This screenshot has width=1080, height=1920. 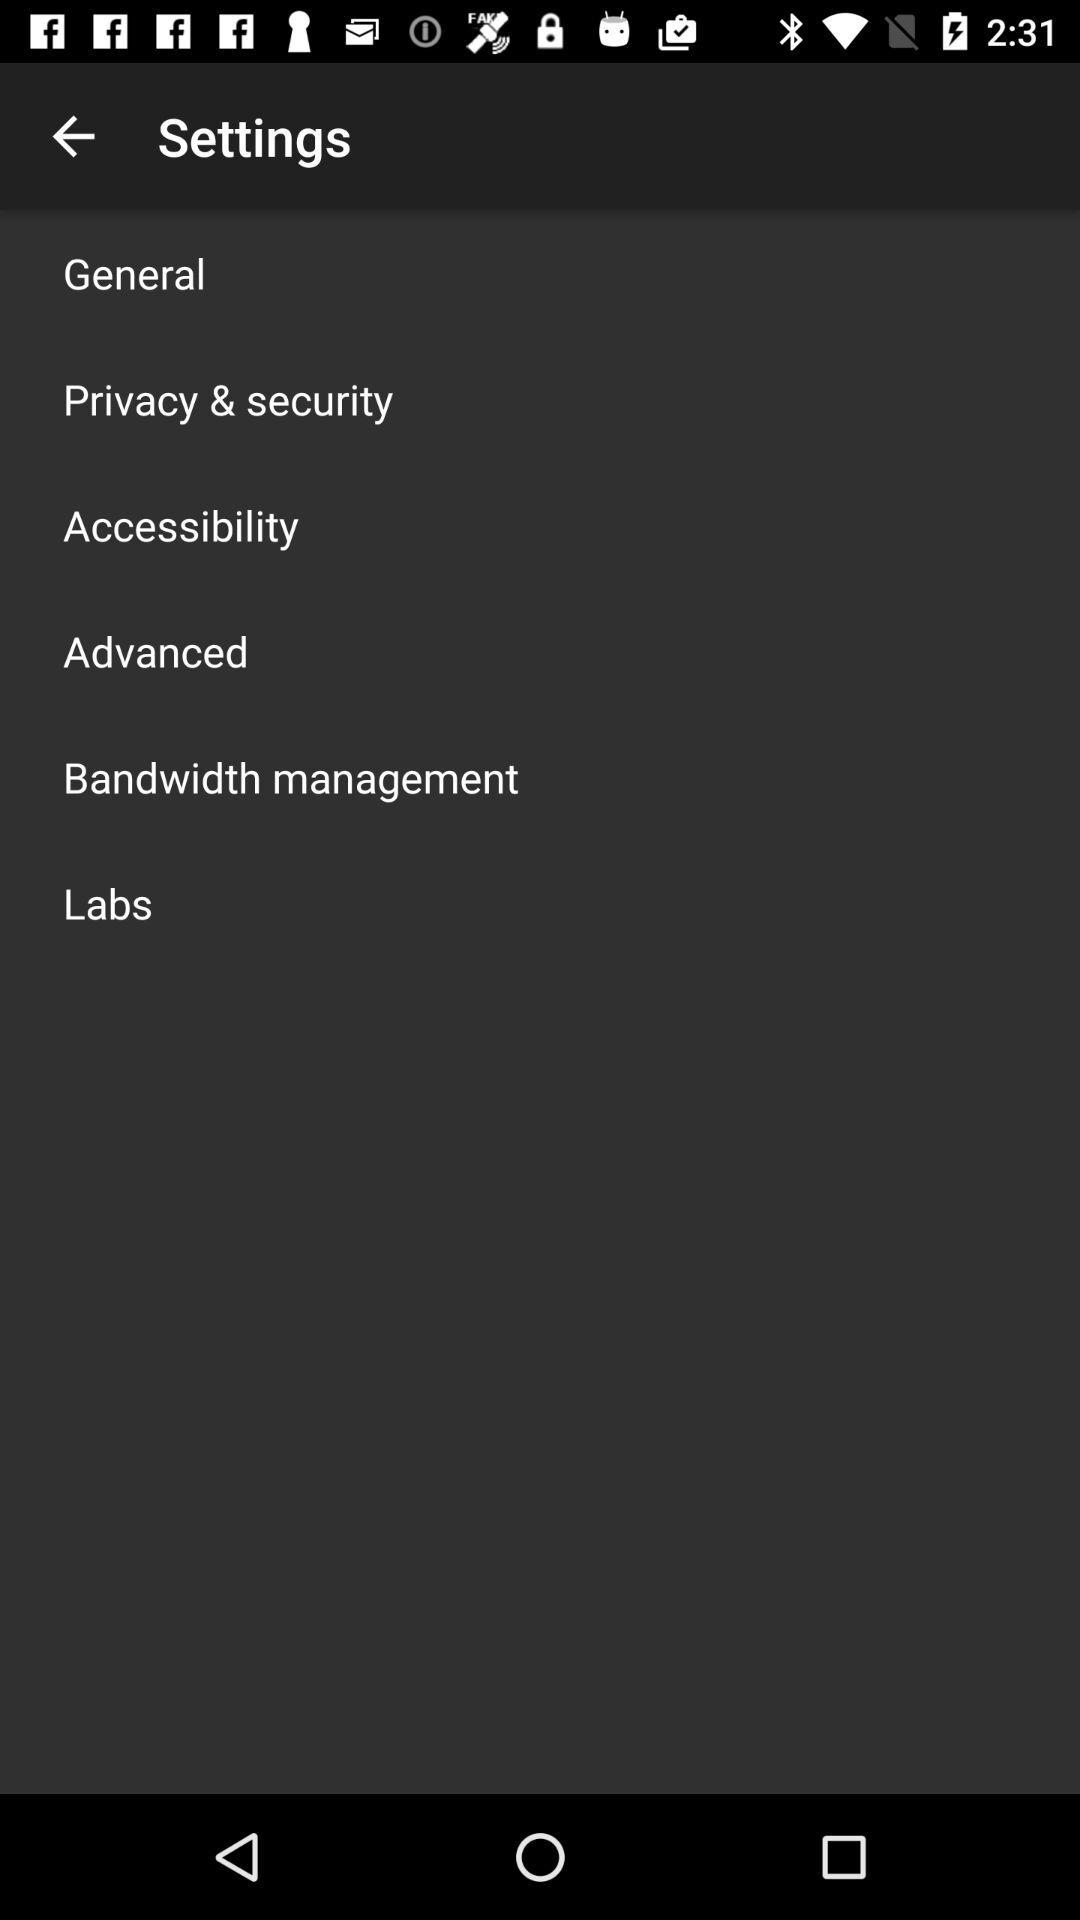 What do you see at coordinates (108, 901) in the screenshot?
I see `the labs item` at bounding box center [108, 901].